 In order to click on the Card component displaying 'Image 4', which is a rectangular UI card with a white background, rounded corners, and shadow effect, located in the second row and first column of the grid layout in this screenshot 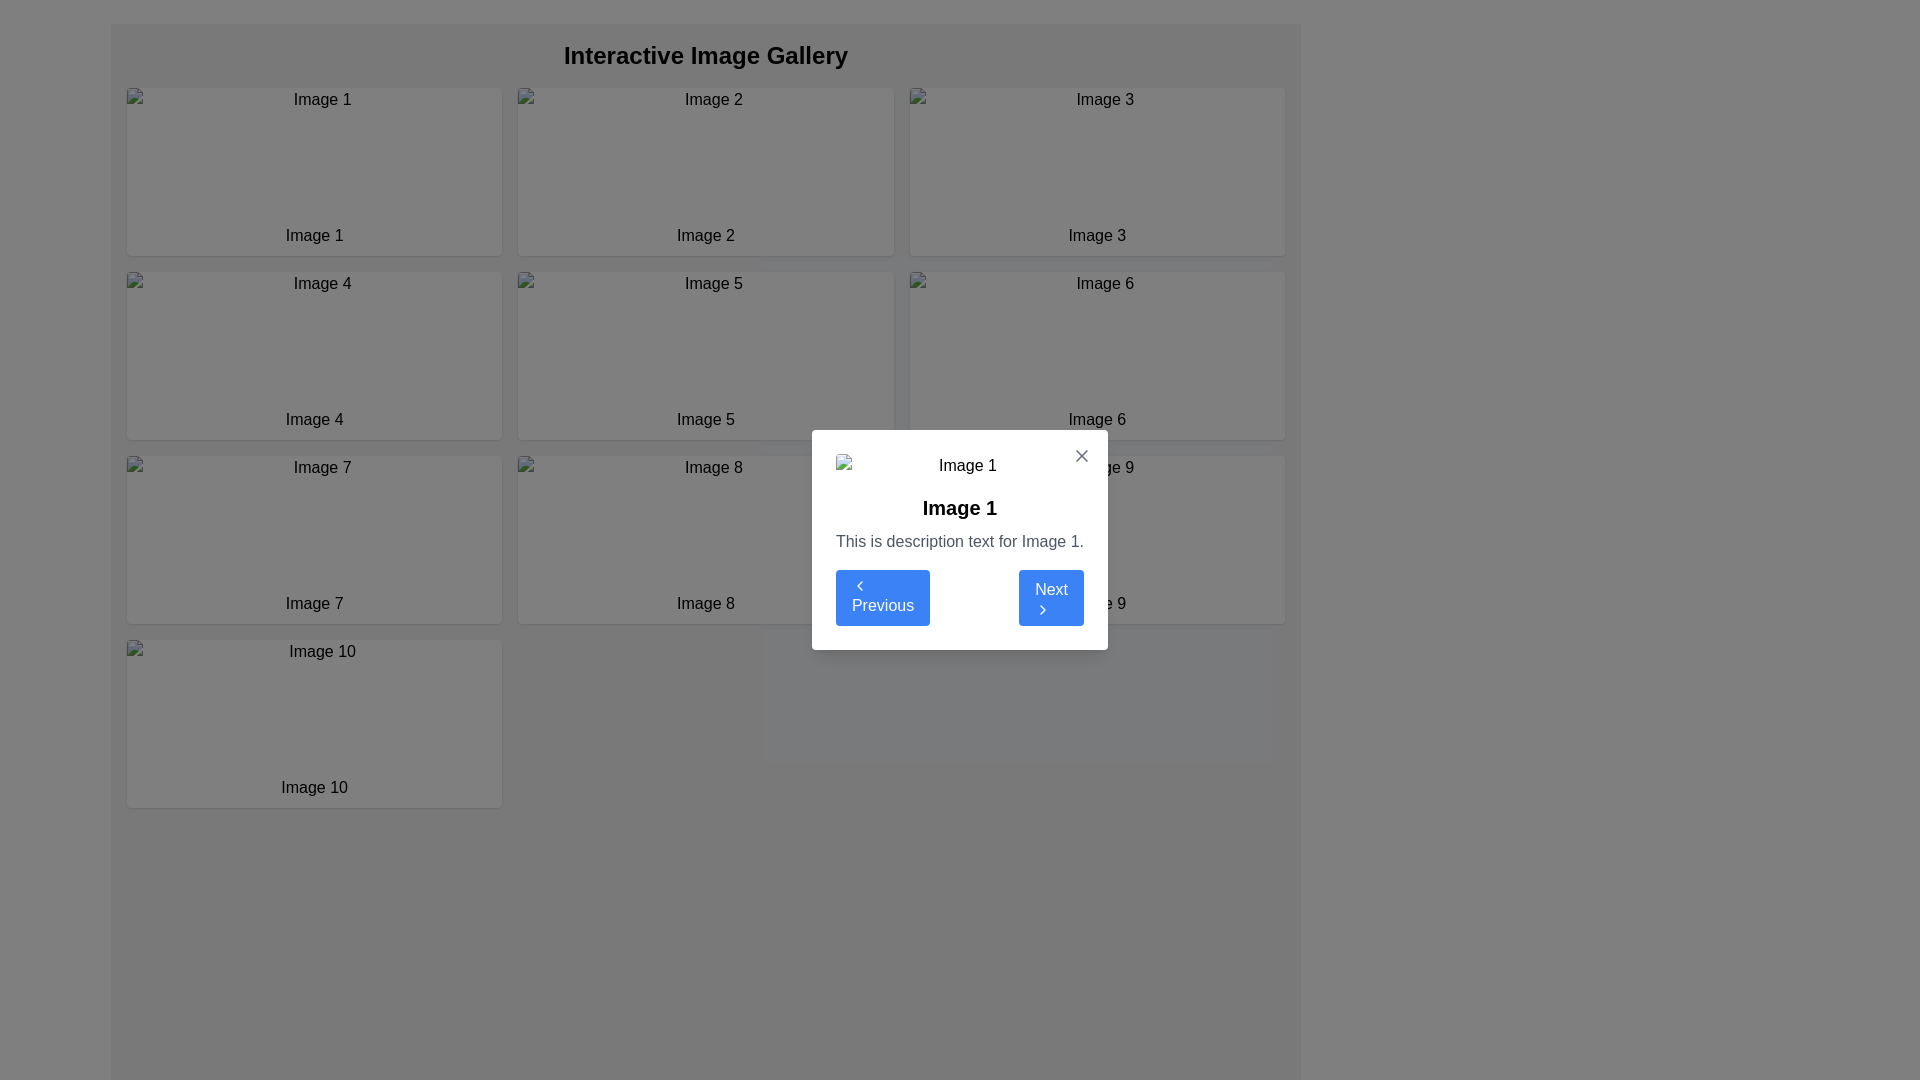, I will do `click(313, 354)`.